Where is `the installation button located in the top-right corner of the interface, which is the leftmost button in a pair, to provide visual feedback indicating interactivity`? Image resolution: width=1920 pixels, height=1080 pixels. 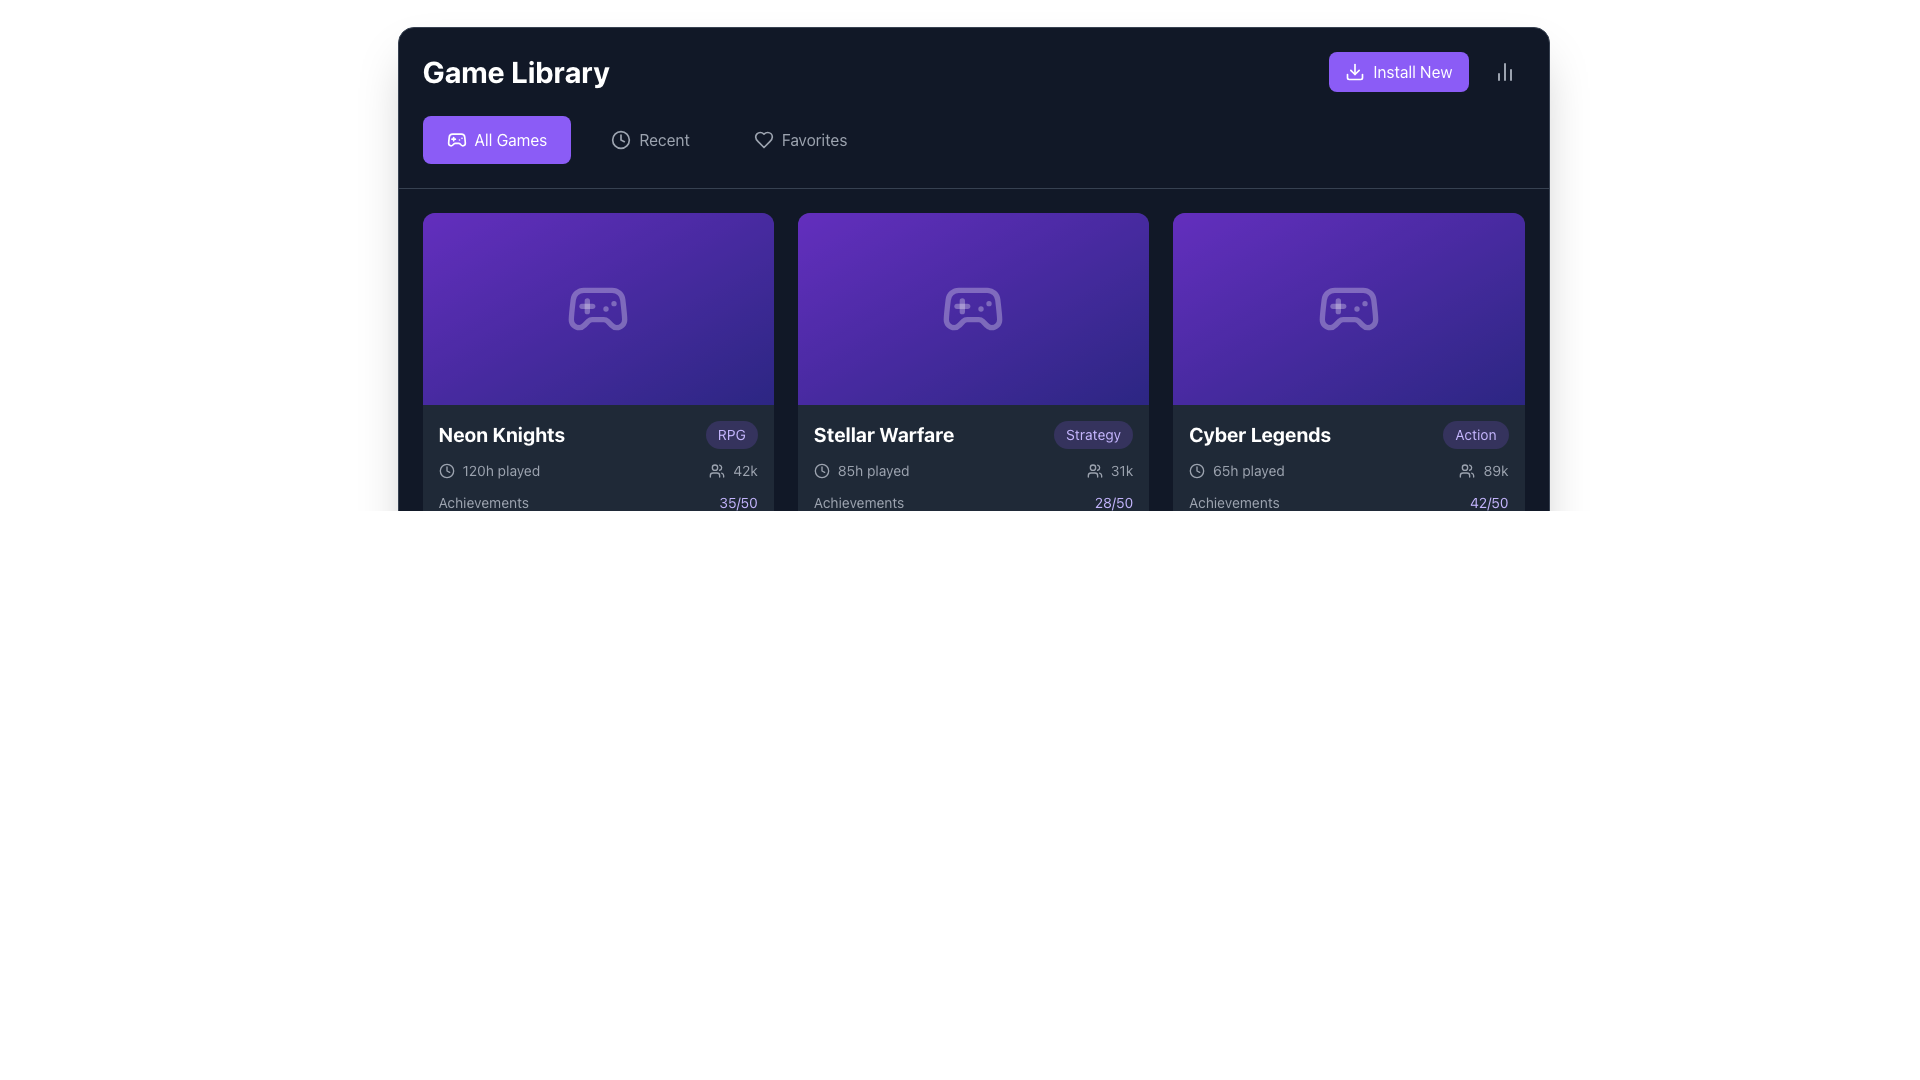 the installation button located in the top-right corner of the interface, which is the leftmost button in a pair, to provide visual feedback indicating interactivity is located at coordinates (1397, 71).